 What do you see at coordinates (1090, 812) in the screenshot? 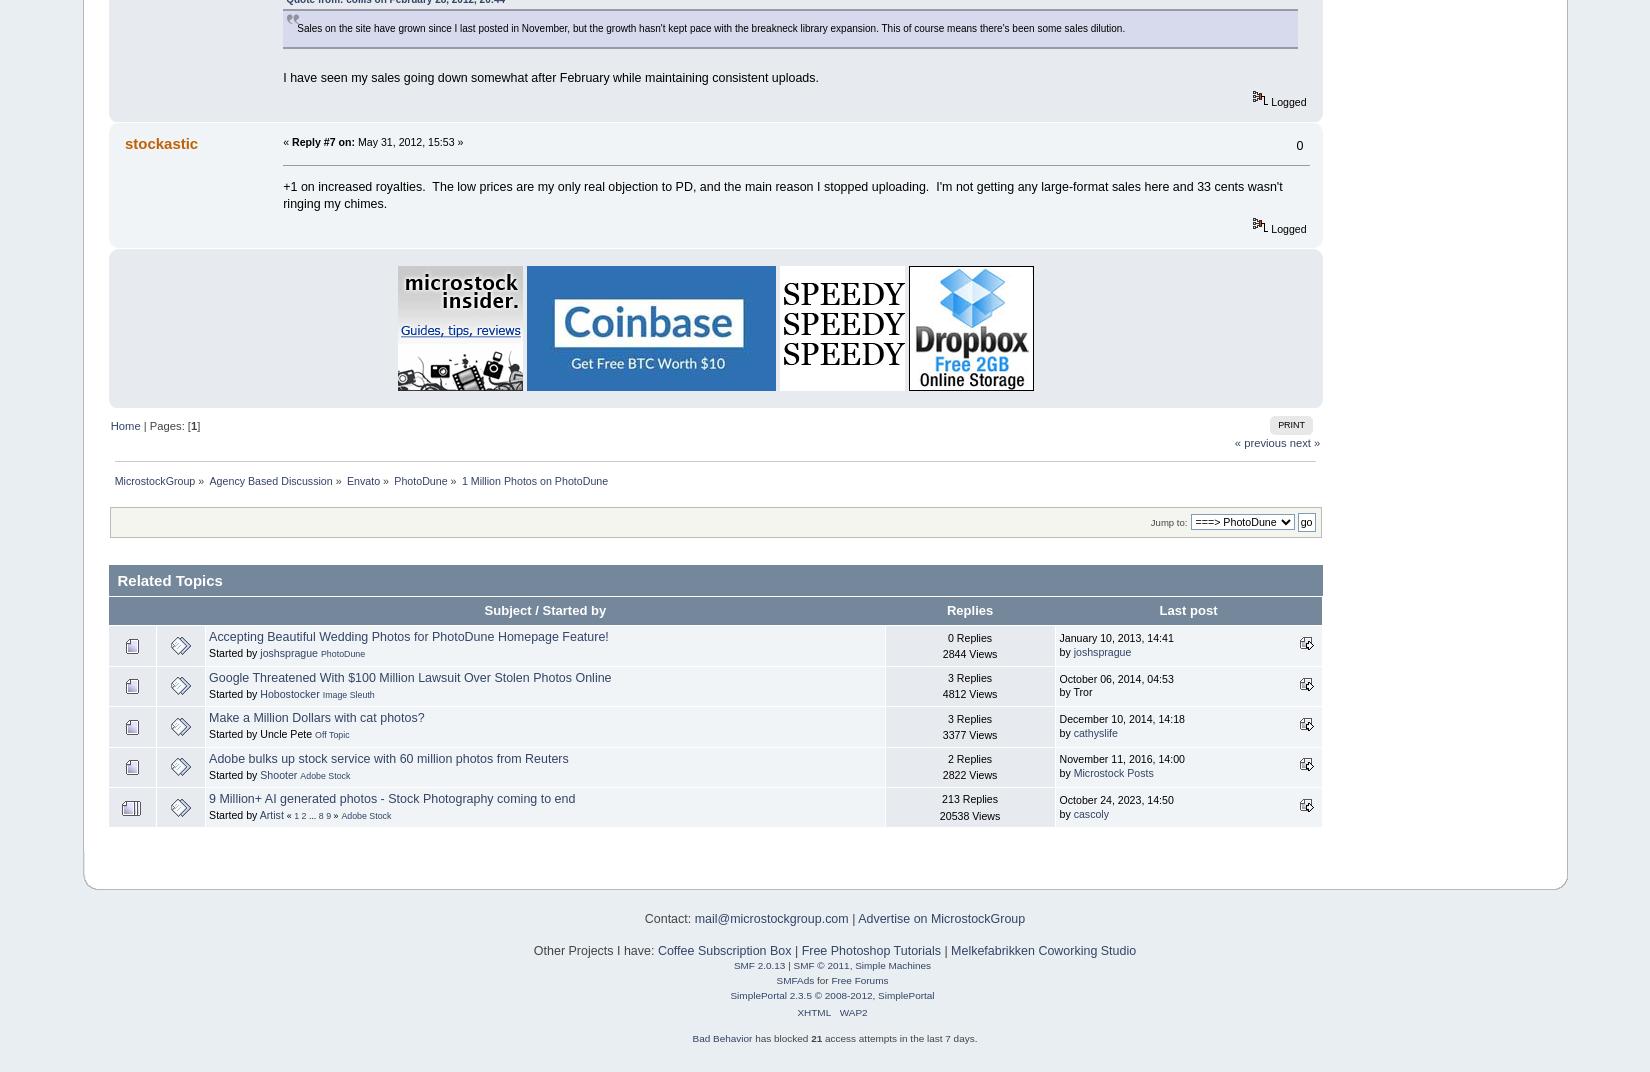
I see `'cascoly'` at bounding box center [1090, 812].